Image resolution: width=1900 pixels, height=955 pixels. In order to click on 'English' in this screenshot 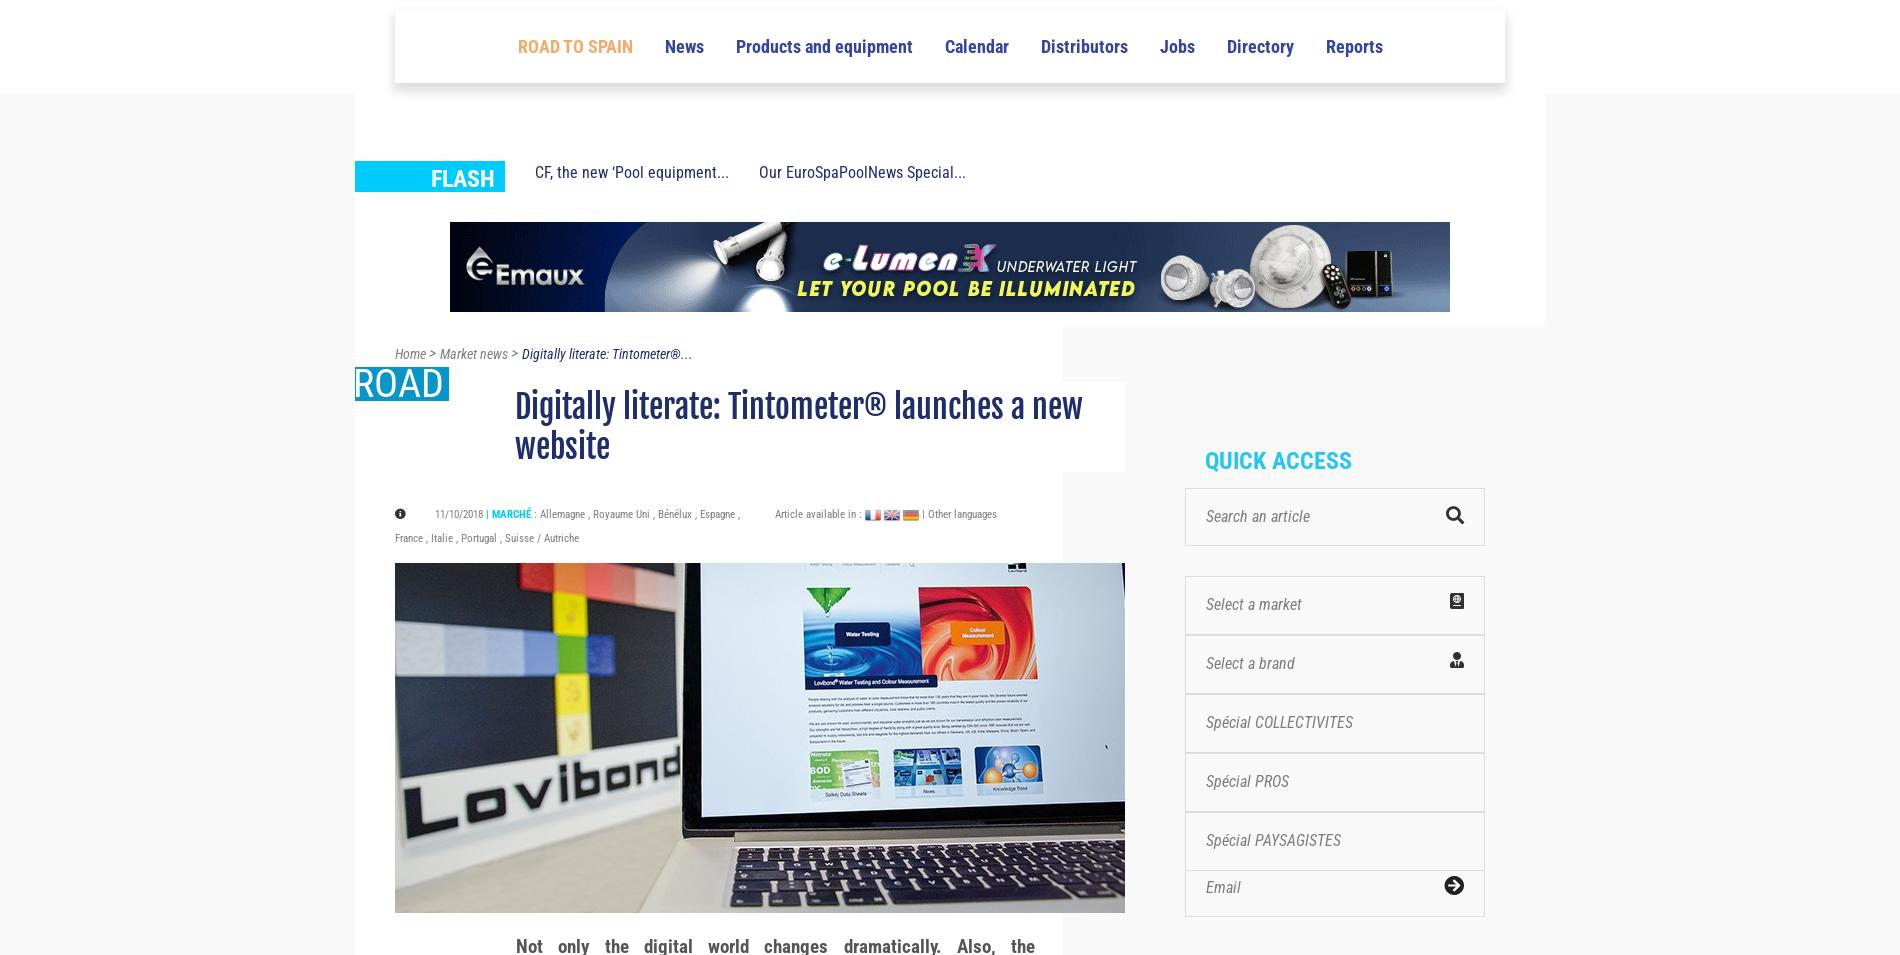, I will do `click(1395, 27)`.